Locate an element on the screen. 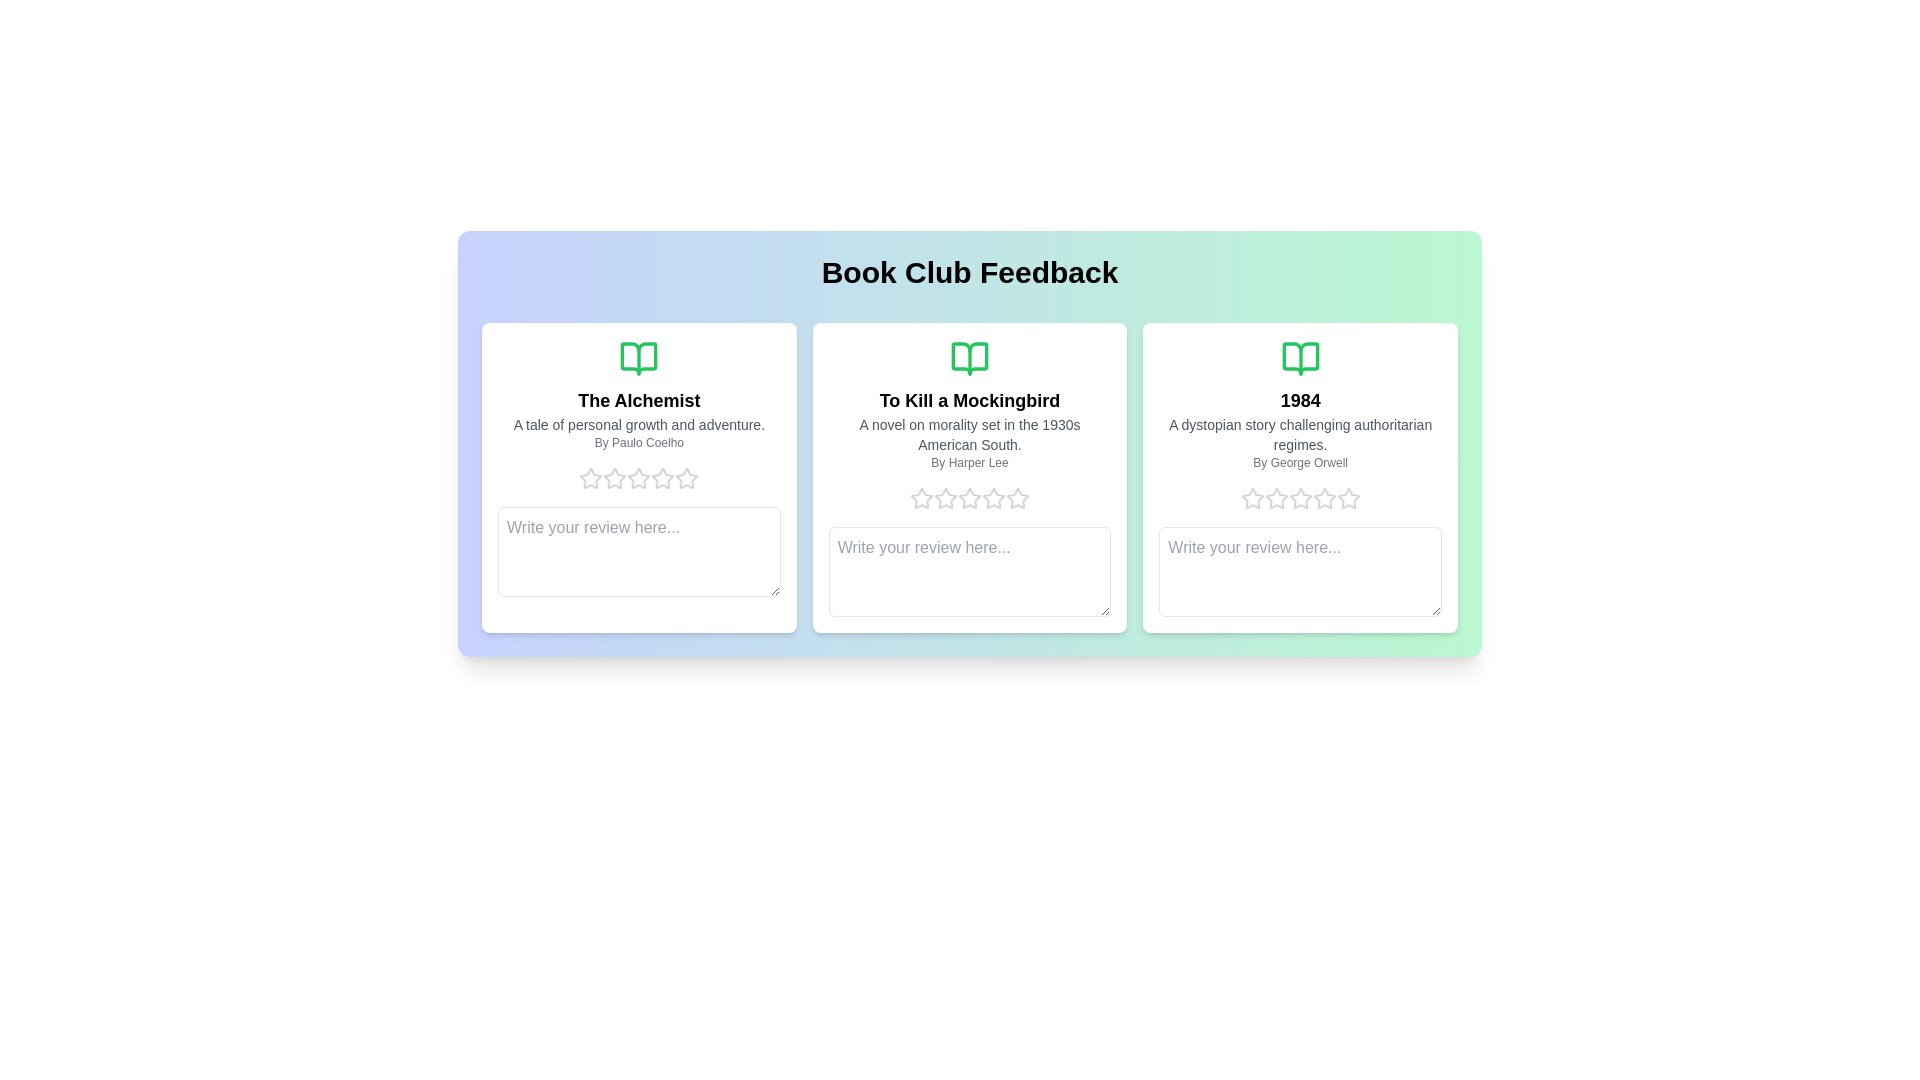 The image size is (1920, 1080). the first star icon in the rating interface for the book 'The Alchemist' is located at coordinates (590, 478).